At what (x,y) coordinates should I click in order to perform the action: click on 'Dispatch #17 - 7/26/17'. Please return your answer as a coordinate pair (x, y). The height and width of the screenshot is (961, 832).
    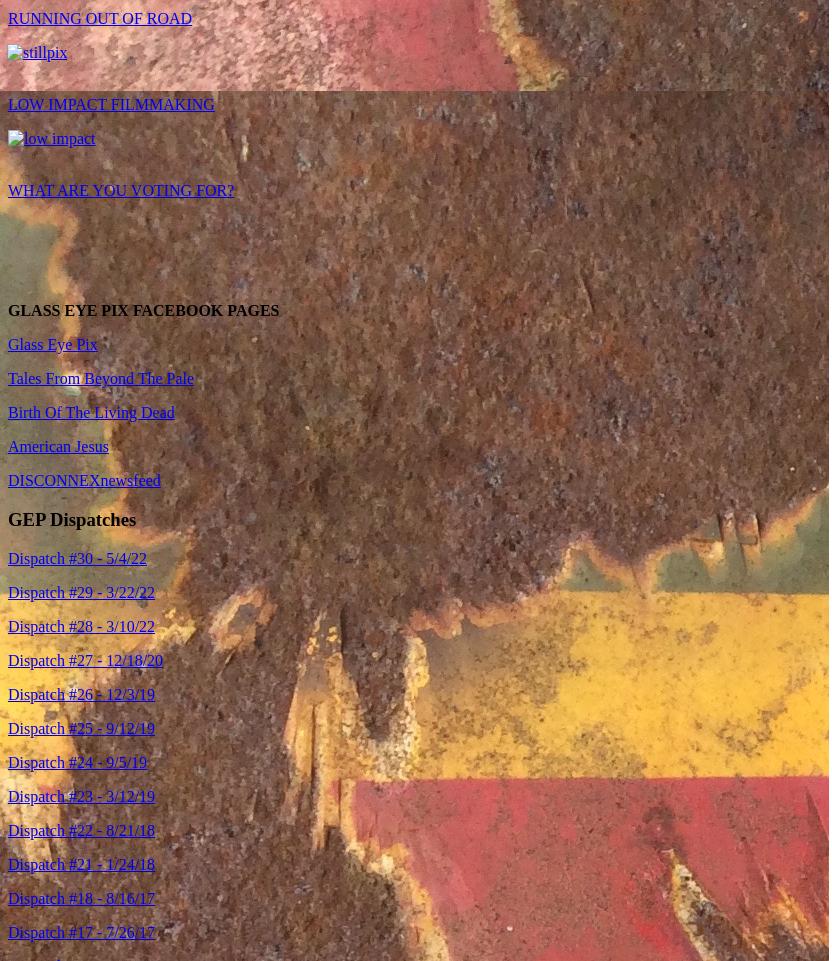
    Looking at the image, I should click on (80, 931).